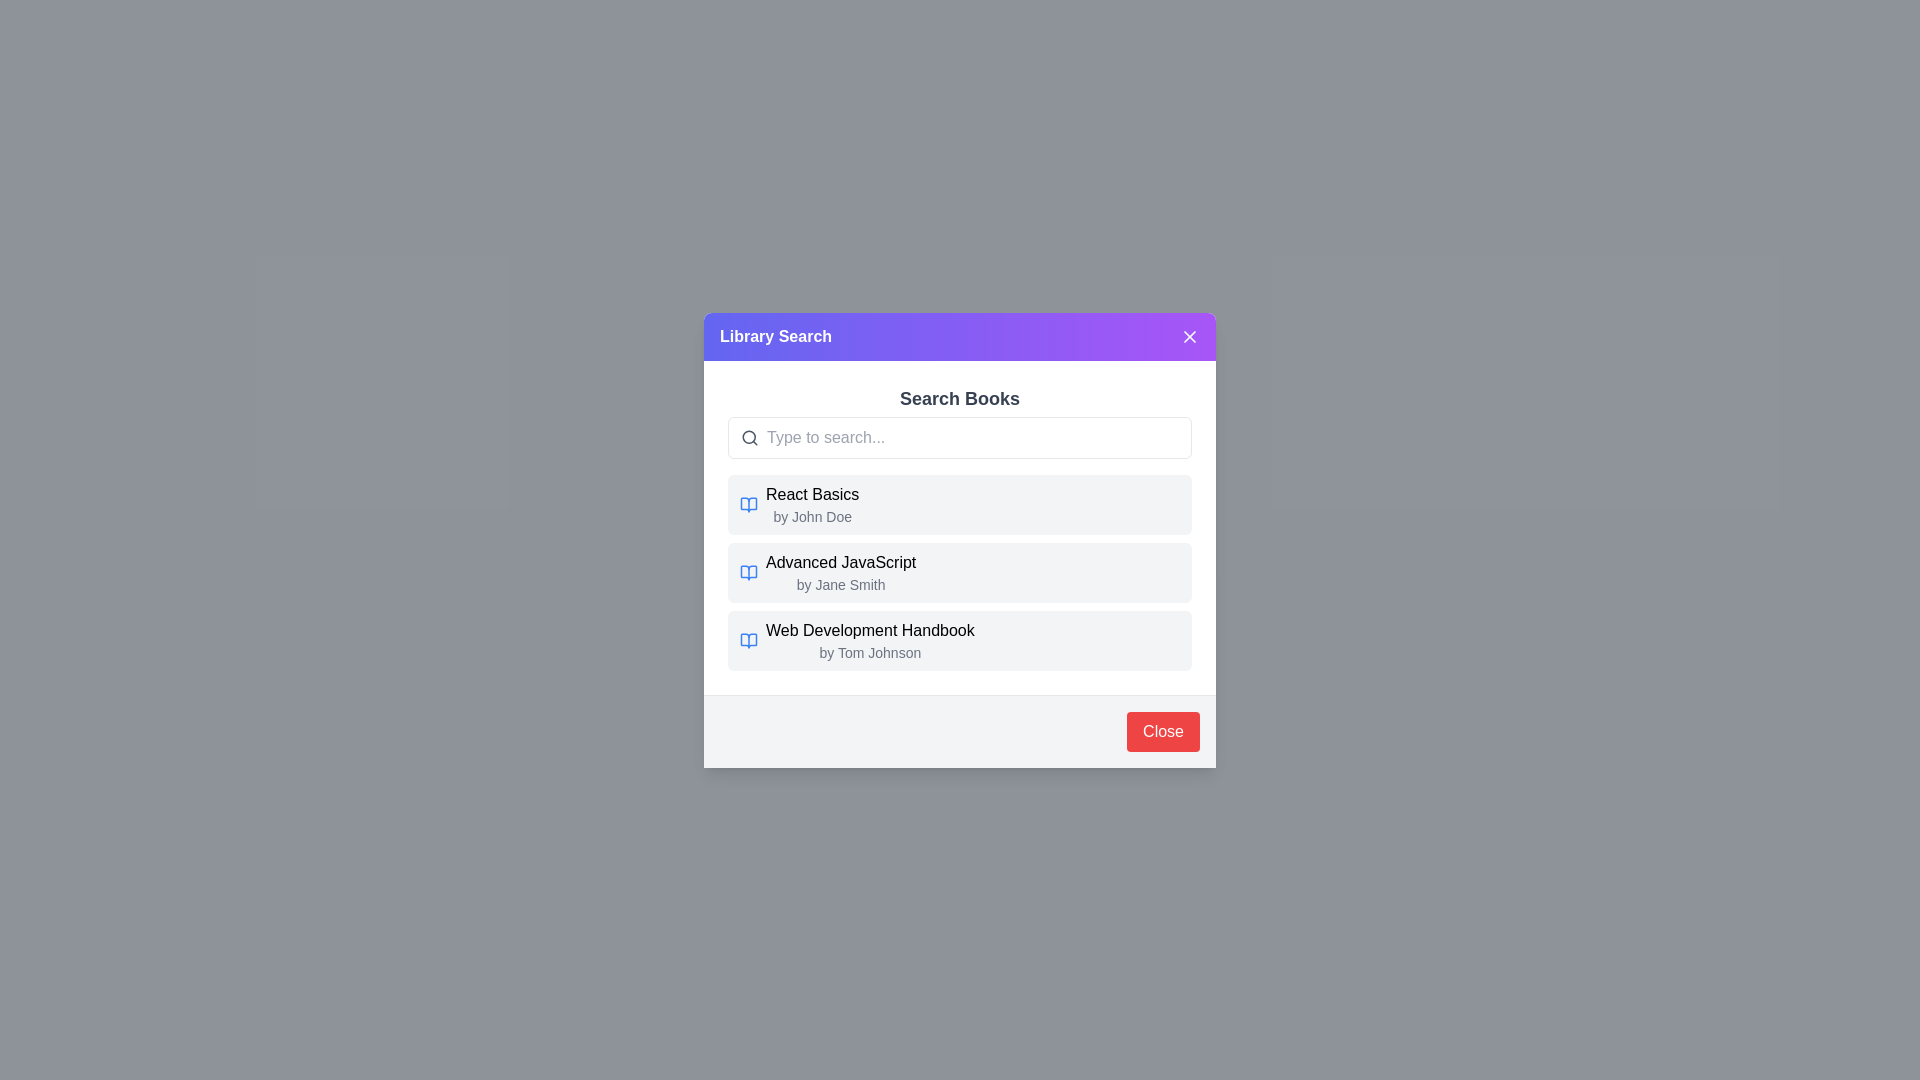 This screenshot has height=1080, width=1920. What do you see at coordinates (960, 572) in the screenshot?
I see `the second list item containing book details, which includes the title and author` at bounding box center [960, 572].